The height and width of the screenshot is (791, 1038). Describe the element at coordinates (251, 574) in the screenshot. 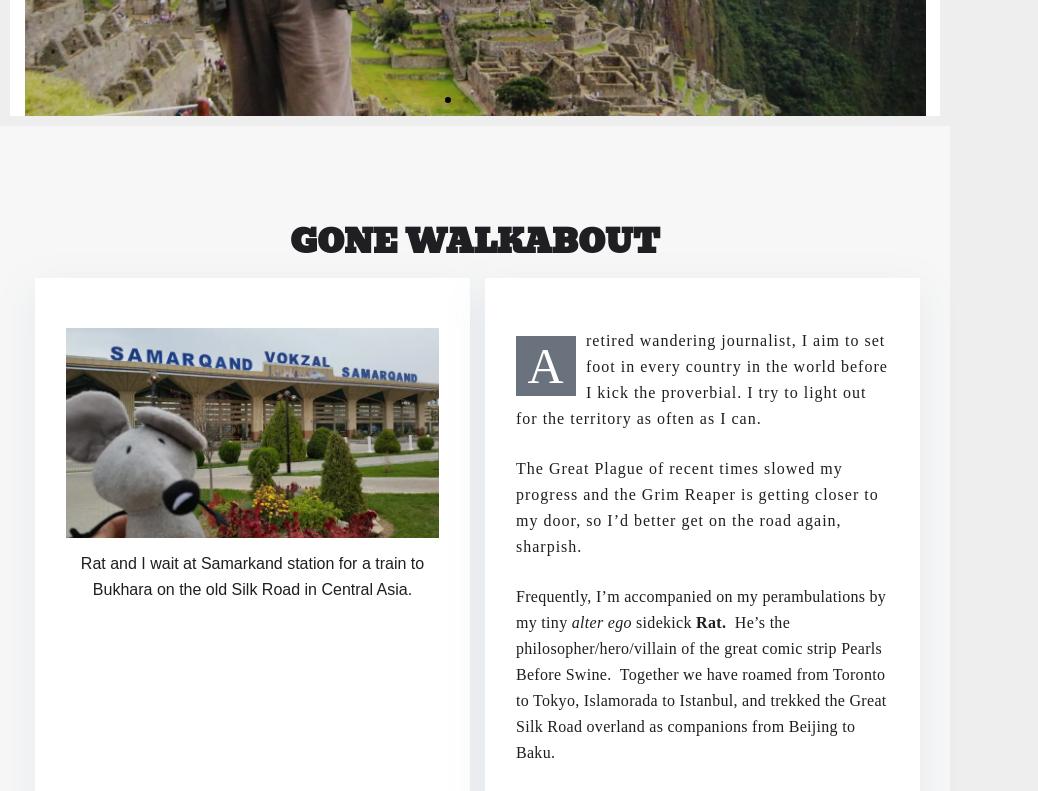

I see `'Rat and I wait at Samarkand station for a train to Bukhara on the old Silk Road in Central Asia.'` at that location.